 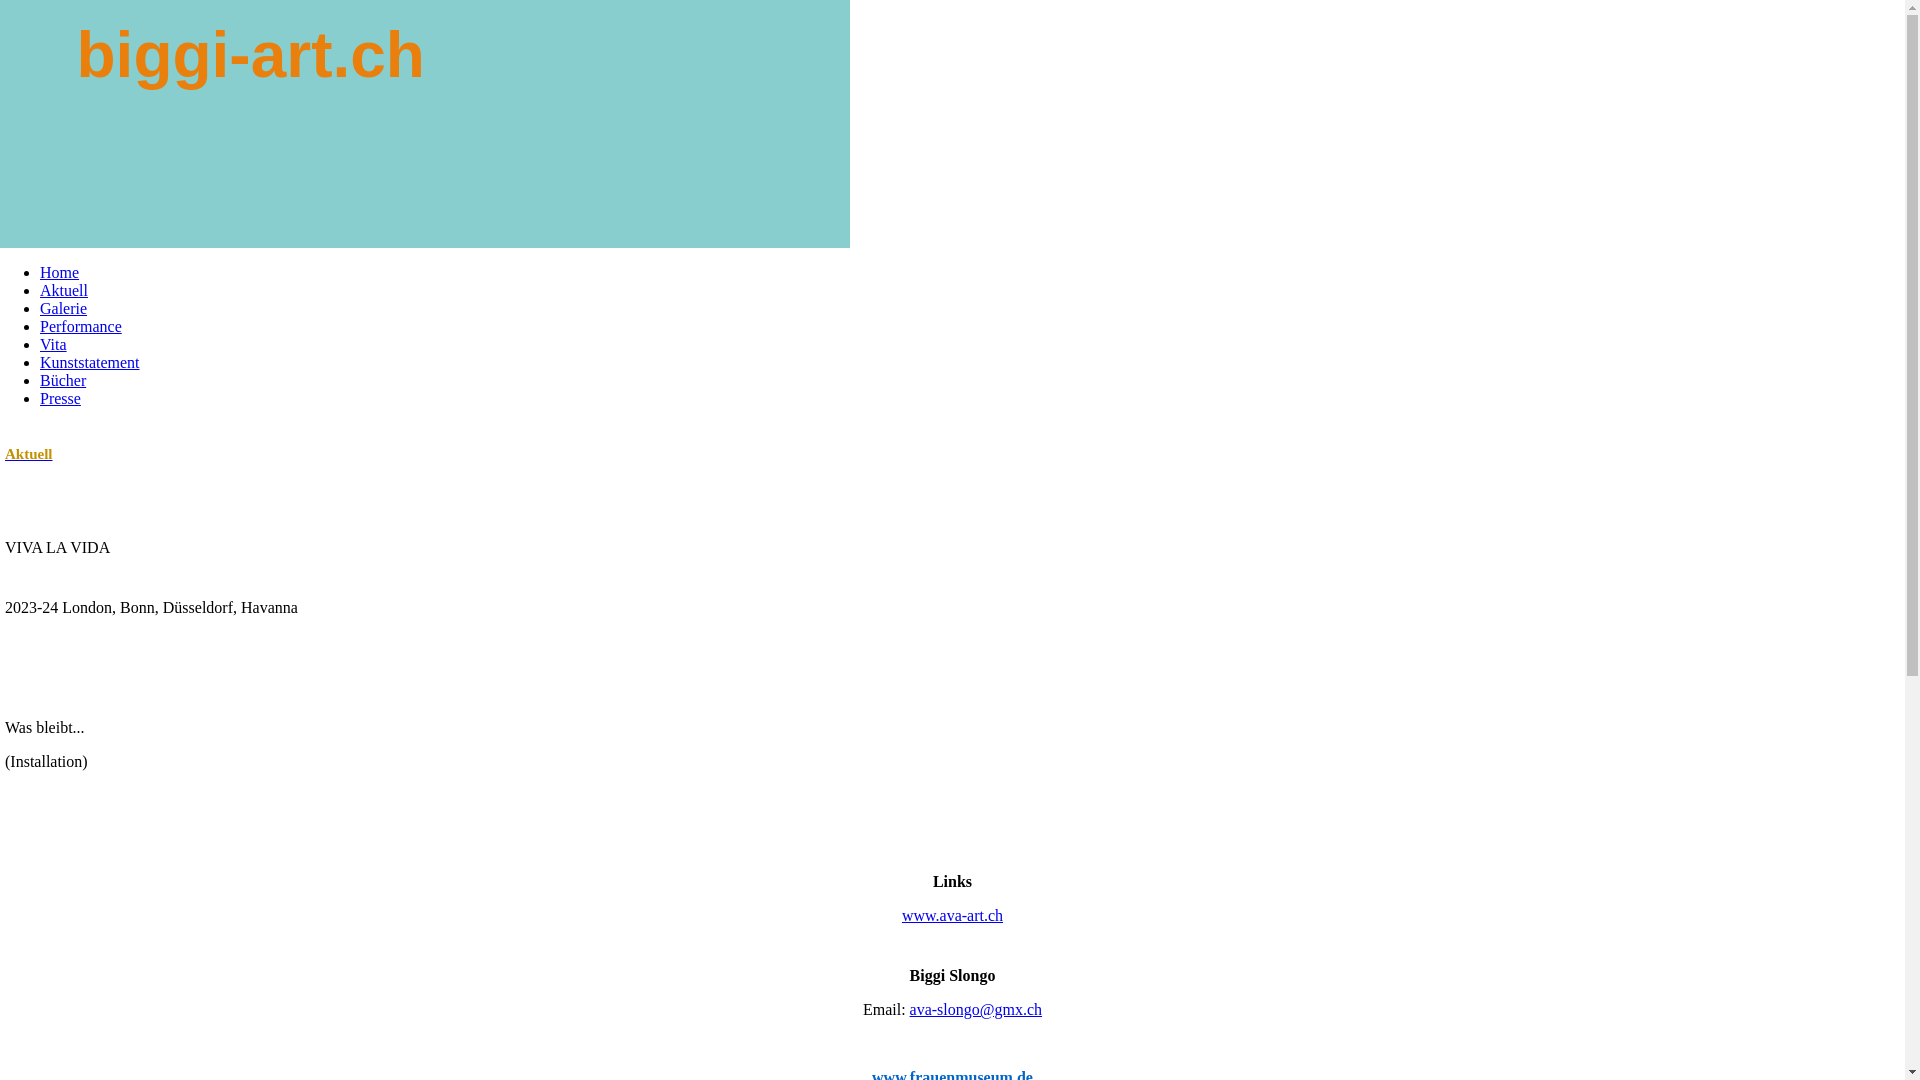 What do you see at coordinates (60, 398) in the screenshot?
I see `'Presse'` at bounding box center [60, 398].